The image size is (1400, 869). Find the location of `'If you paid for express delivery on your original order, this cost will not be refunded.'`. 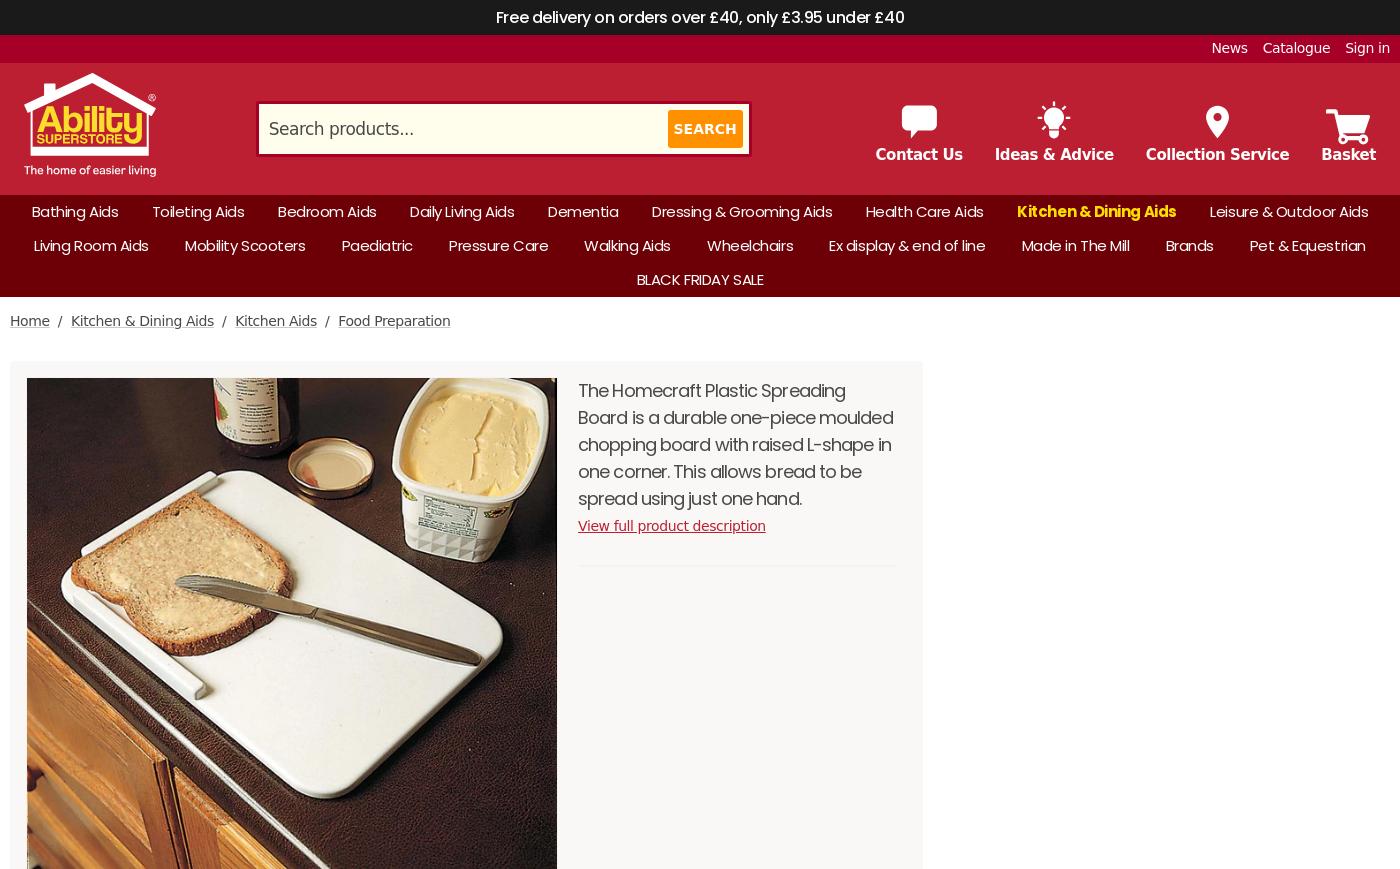

'If you paid for express delivery on your original order, this cost will not be refunded.' is located at coordinates (355, 170).